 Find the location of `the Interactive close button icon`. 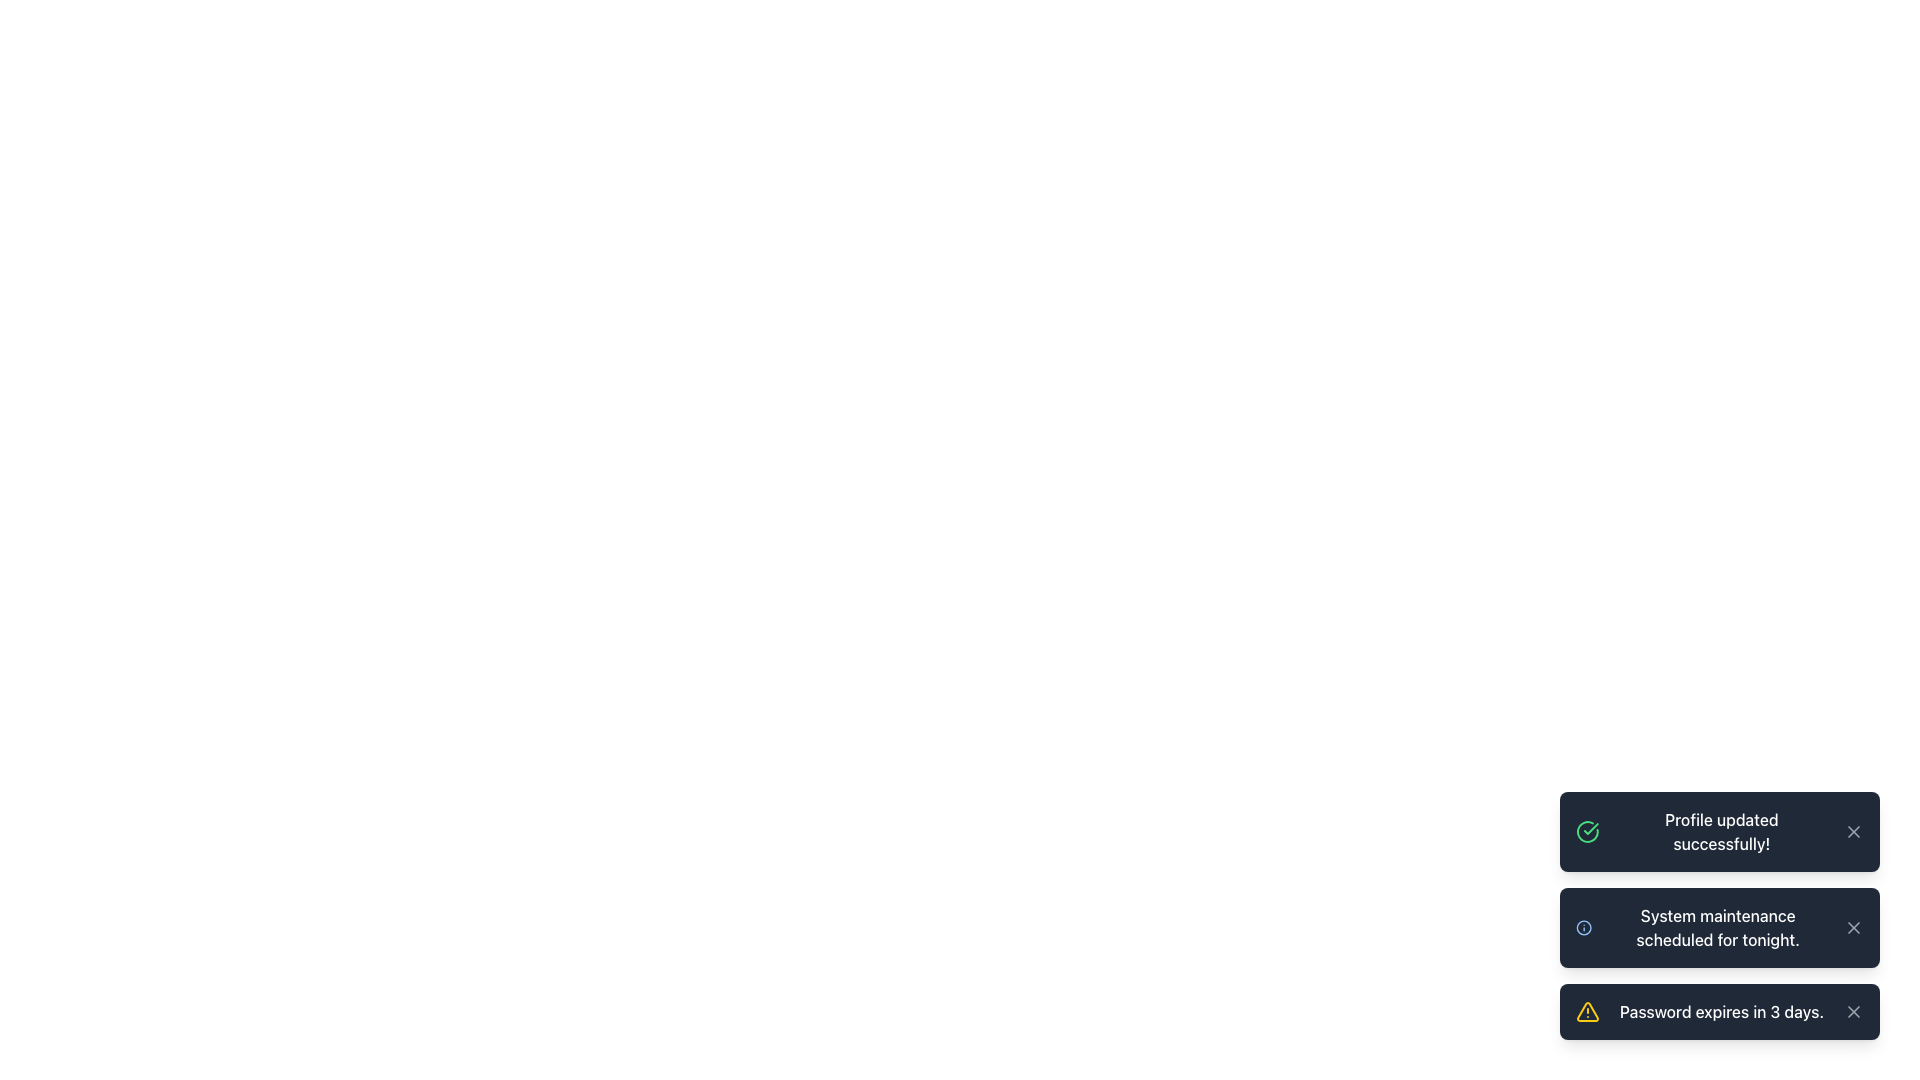

the Interactive close button icon is located at coordinates (1852, 832).